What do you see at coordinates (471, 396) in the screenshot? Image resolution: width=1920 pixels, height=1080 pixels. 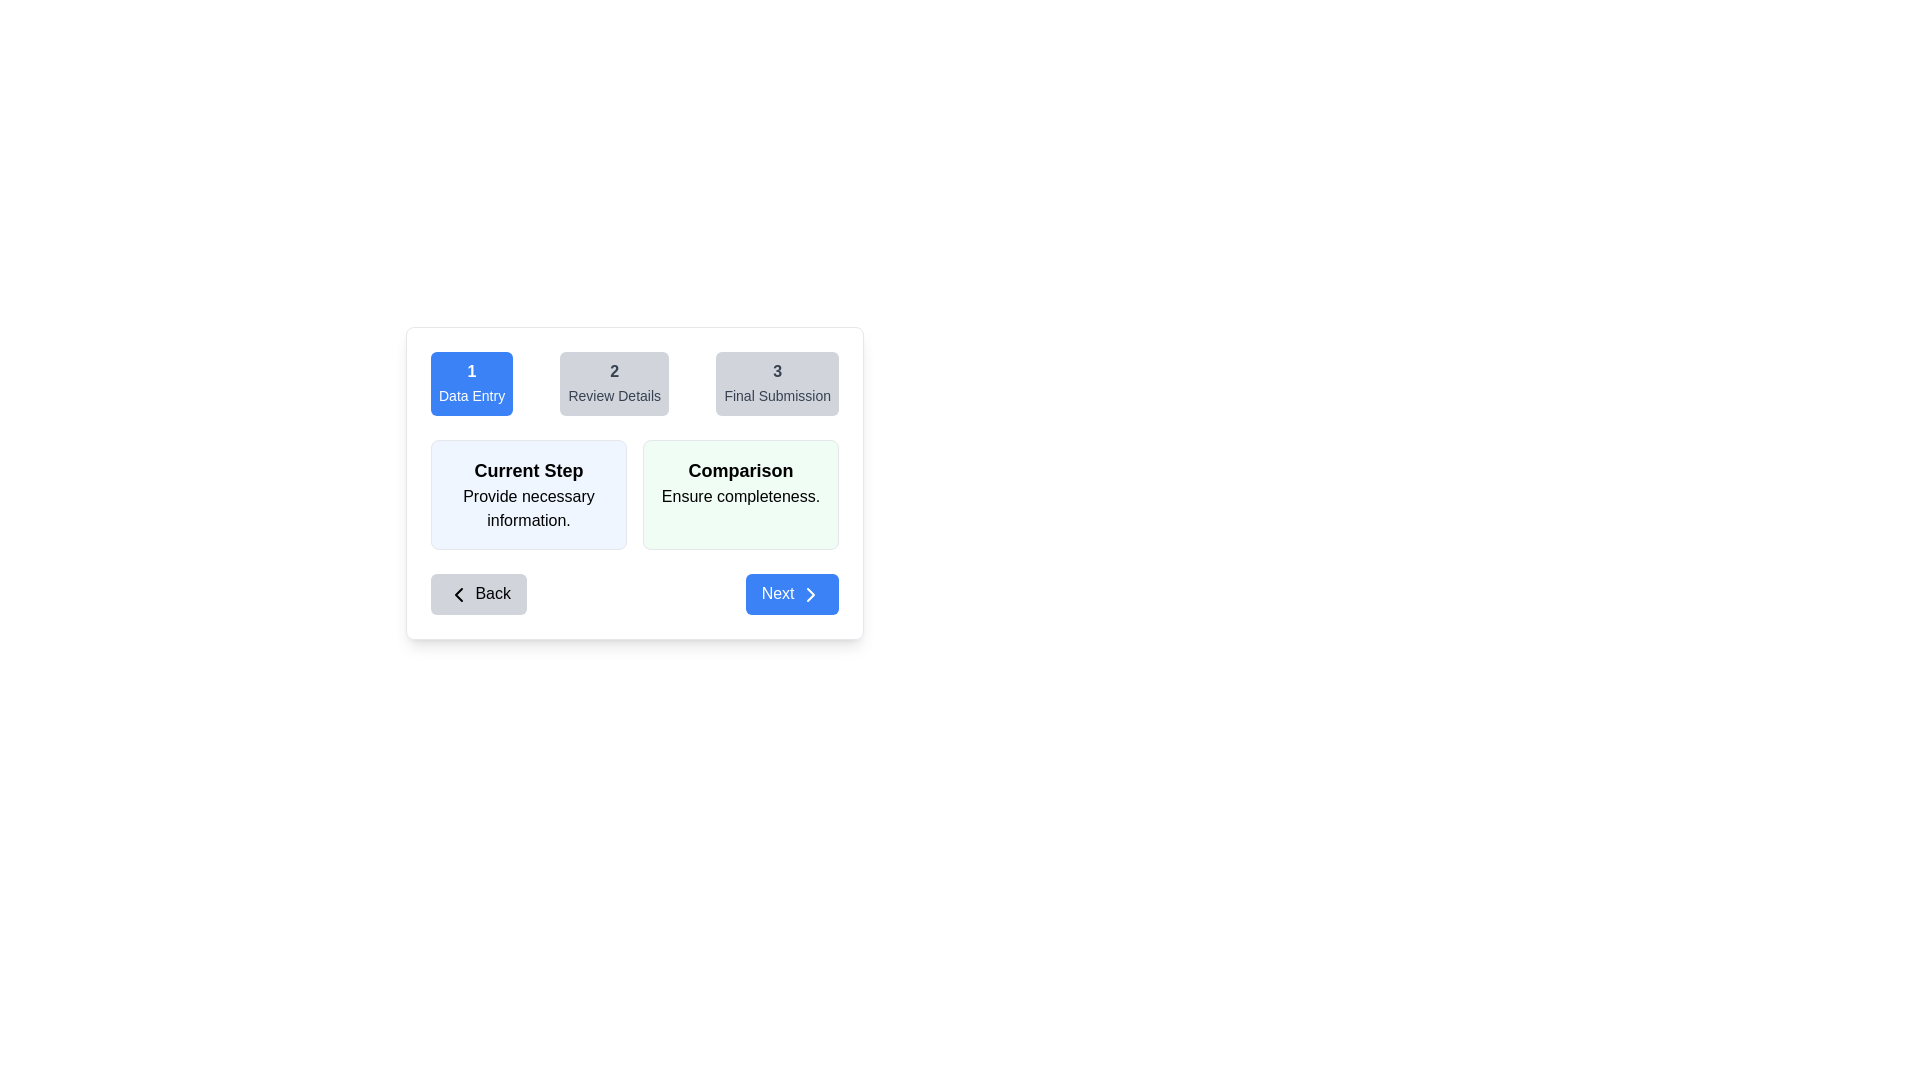 I see `the text label displaying 'Data Entry' which is styled with white text on a blue background and positioned beneath the number '1'` at bounding box center [471, 396].